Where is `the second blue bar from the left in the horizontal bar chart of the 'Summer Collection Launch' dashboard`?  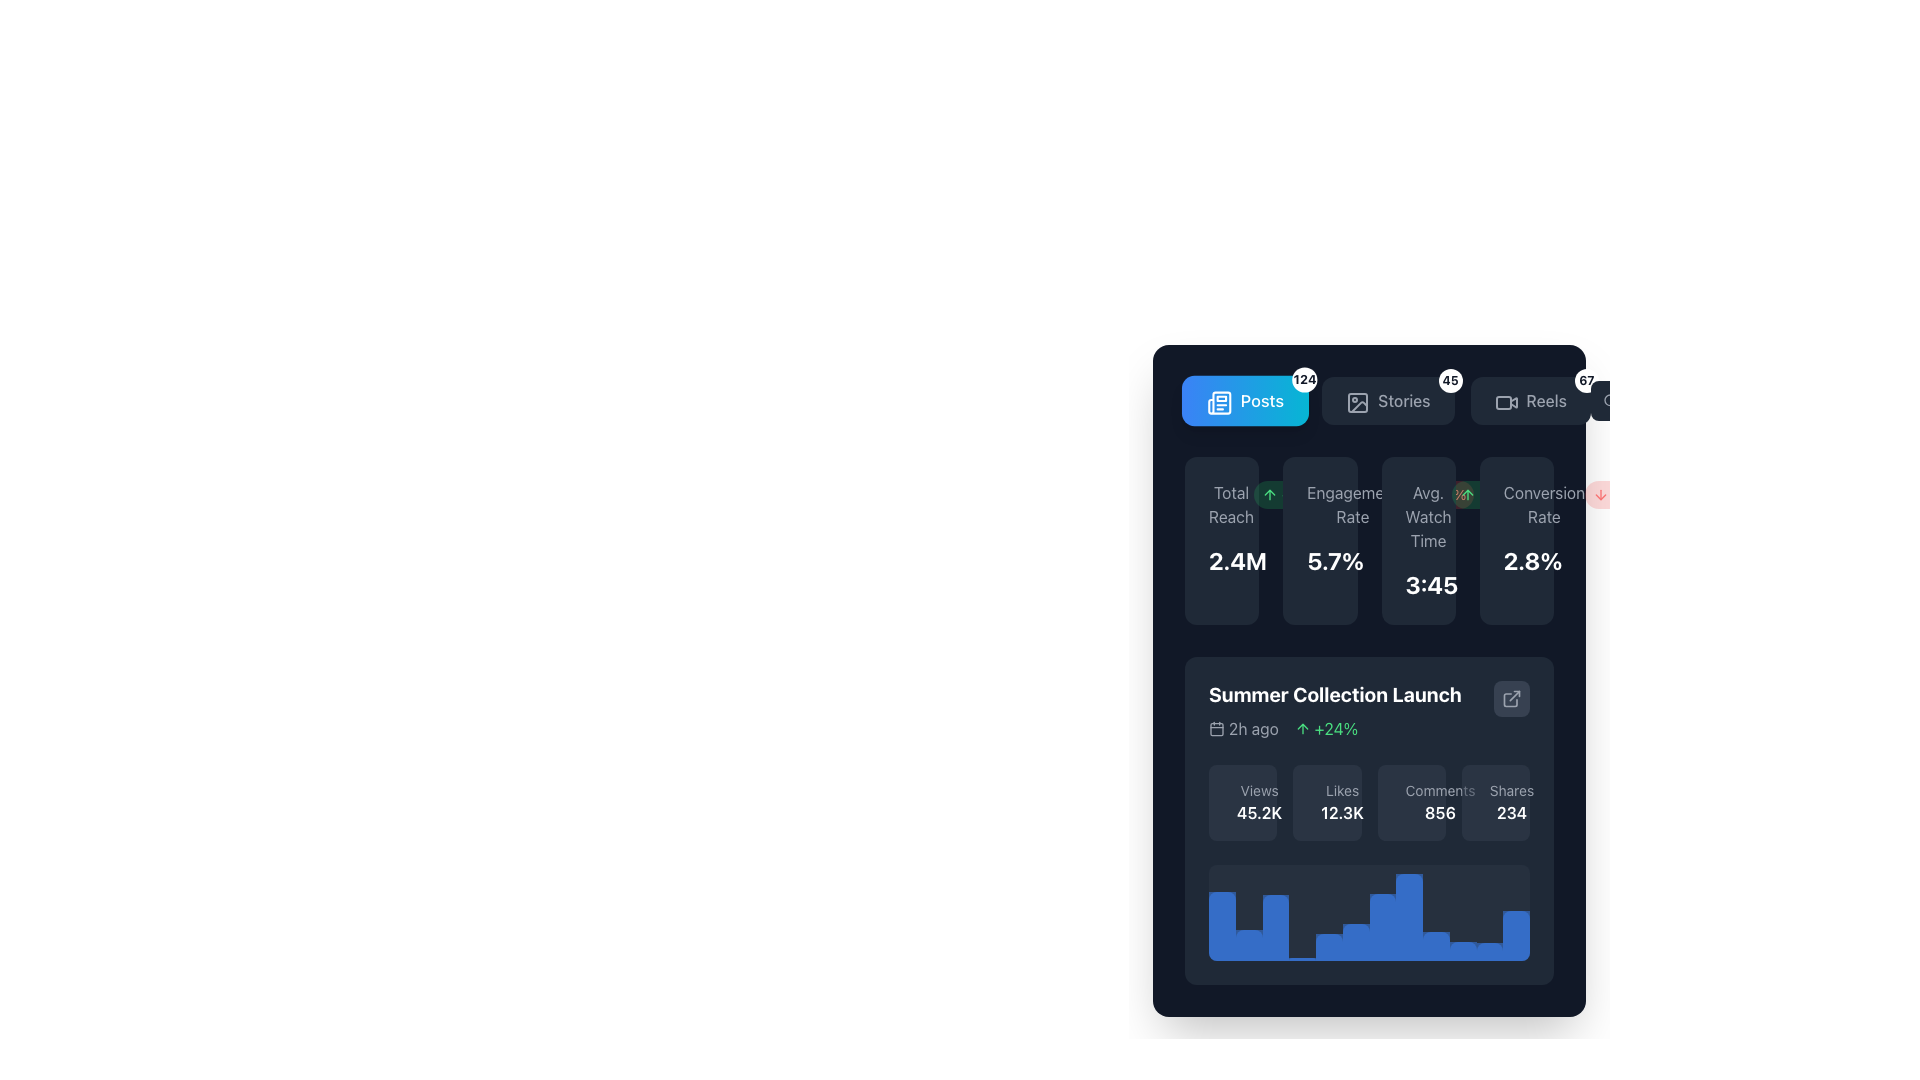 the second blue bar from the left in the horizontal bar chart of the 'Summer Collection Launch' dashboard is located at coordinates (1248, 945).